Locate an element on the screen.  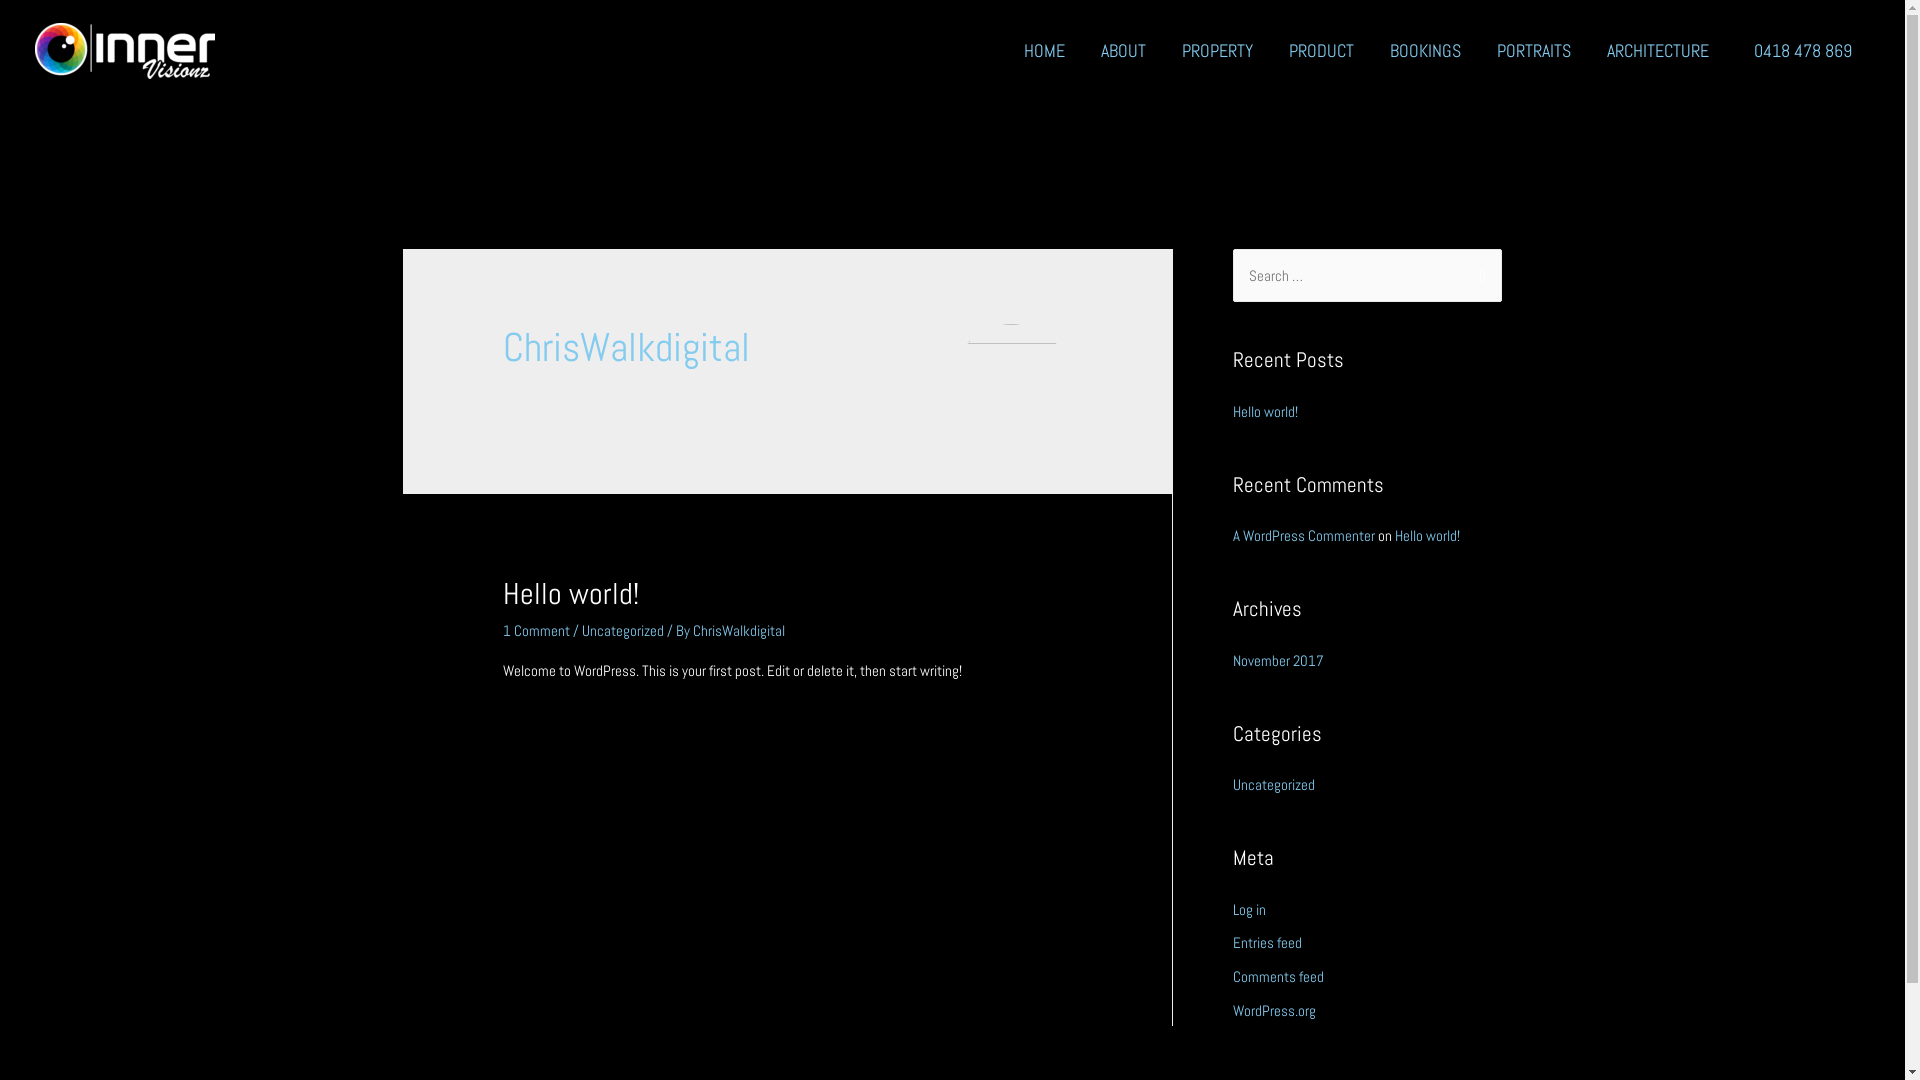
'WordPress.org' is located at coordinates (1272, 1010).